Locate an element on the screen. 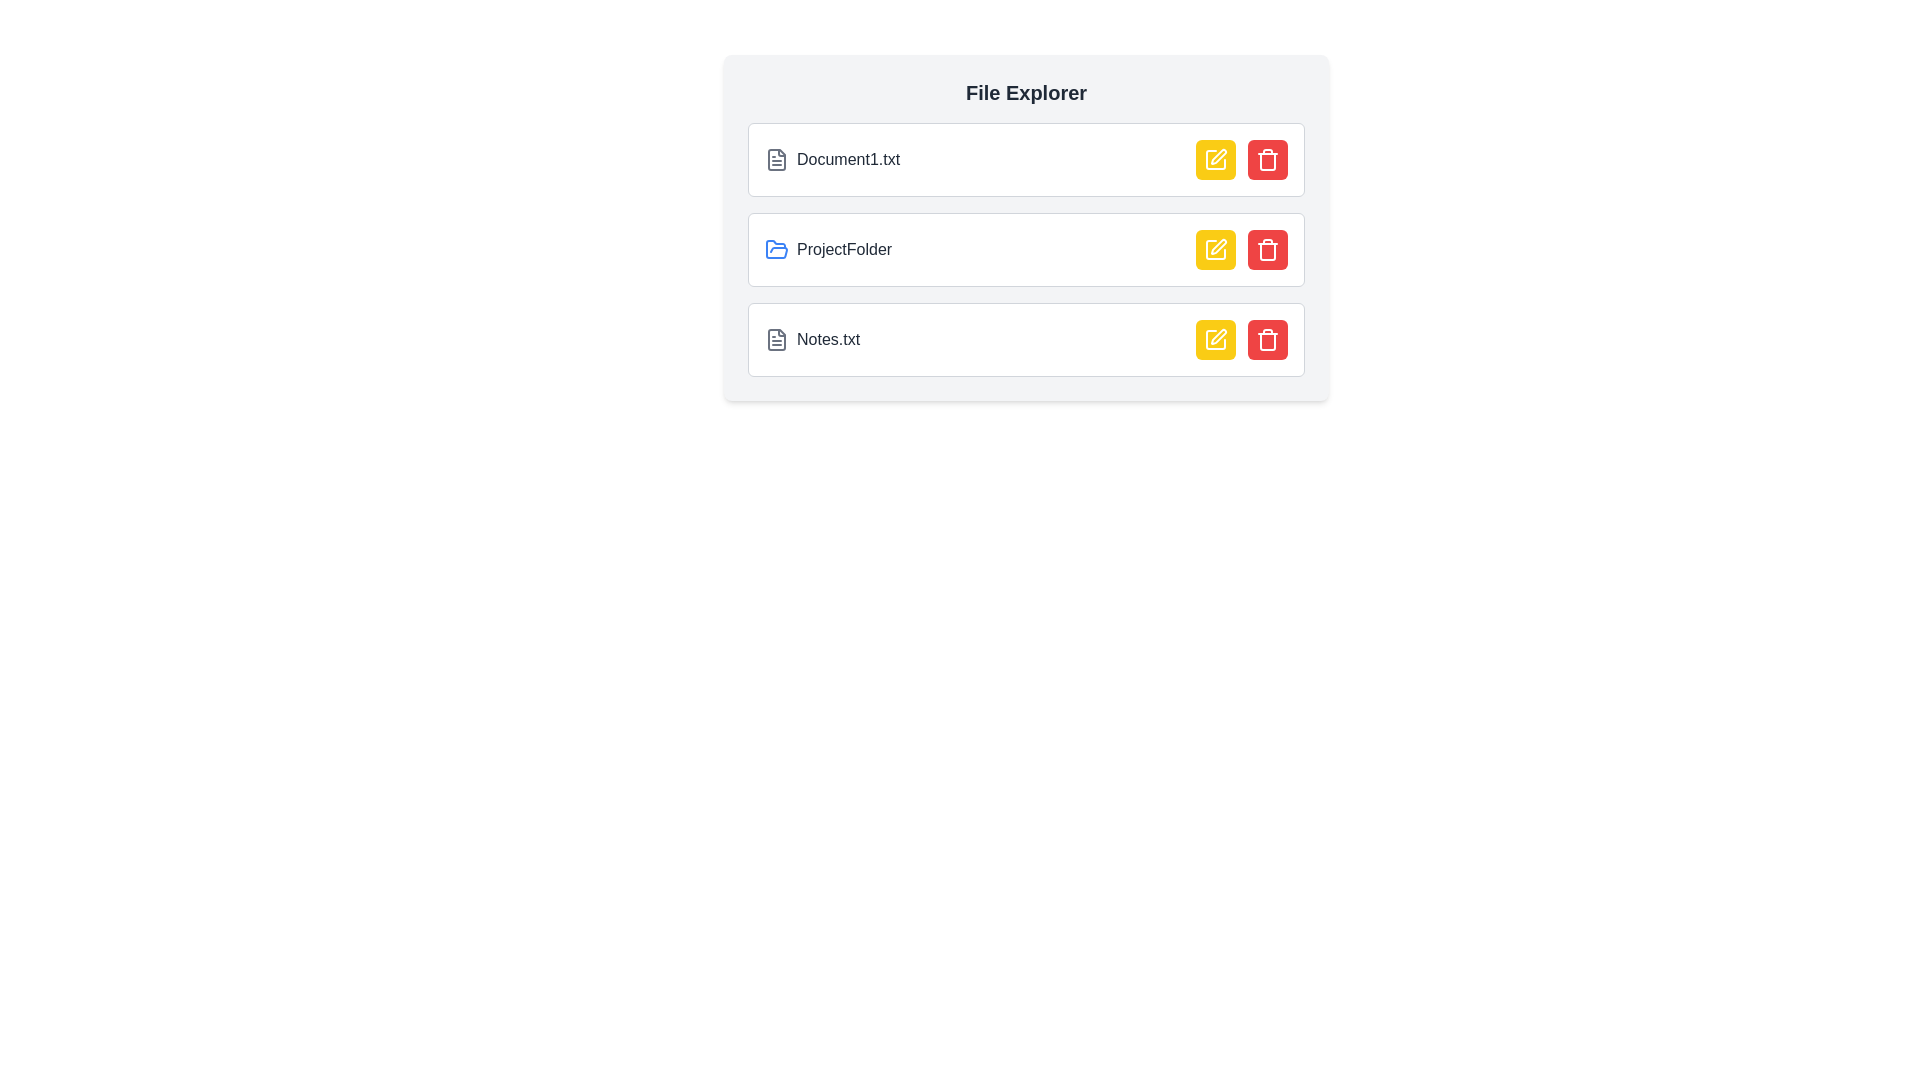 This screenshot has height=1080, width=1920. the small yellow circular button with a pencil icon located in the 'ProjectFolder' list of the file explorer is located at coordinates (1214, 249).